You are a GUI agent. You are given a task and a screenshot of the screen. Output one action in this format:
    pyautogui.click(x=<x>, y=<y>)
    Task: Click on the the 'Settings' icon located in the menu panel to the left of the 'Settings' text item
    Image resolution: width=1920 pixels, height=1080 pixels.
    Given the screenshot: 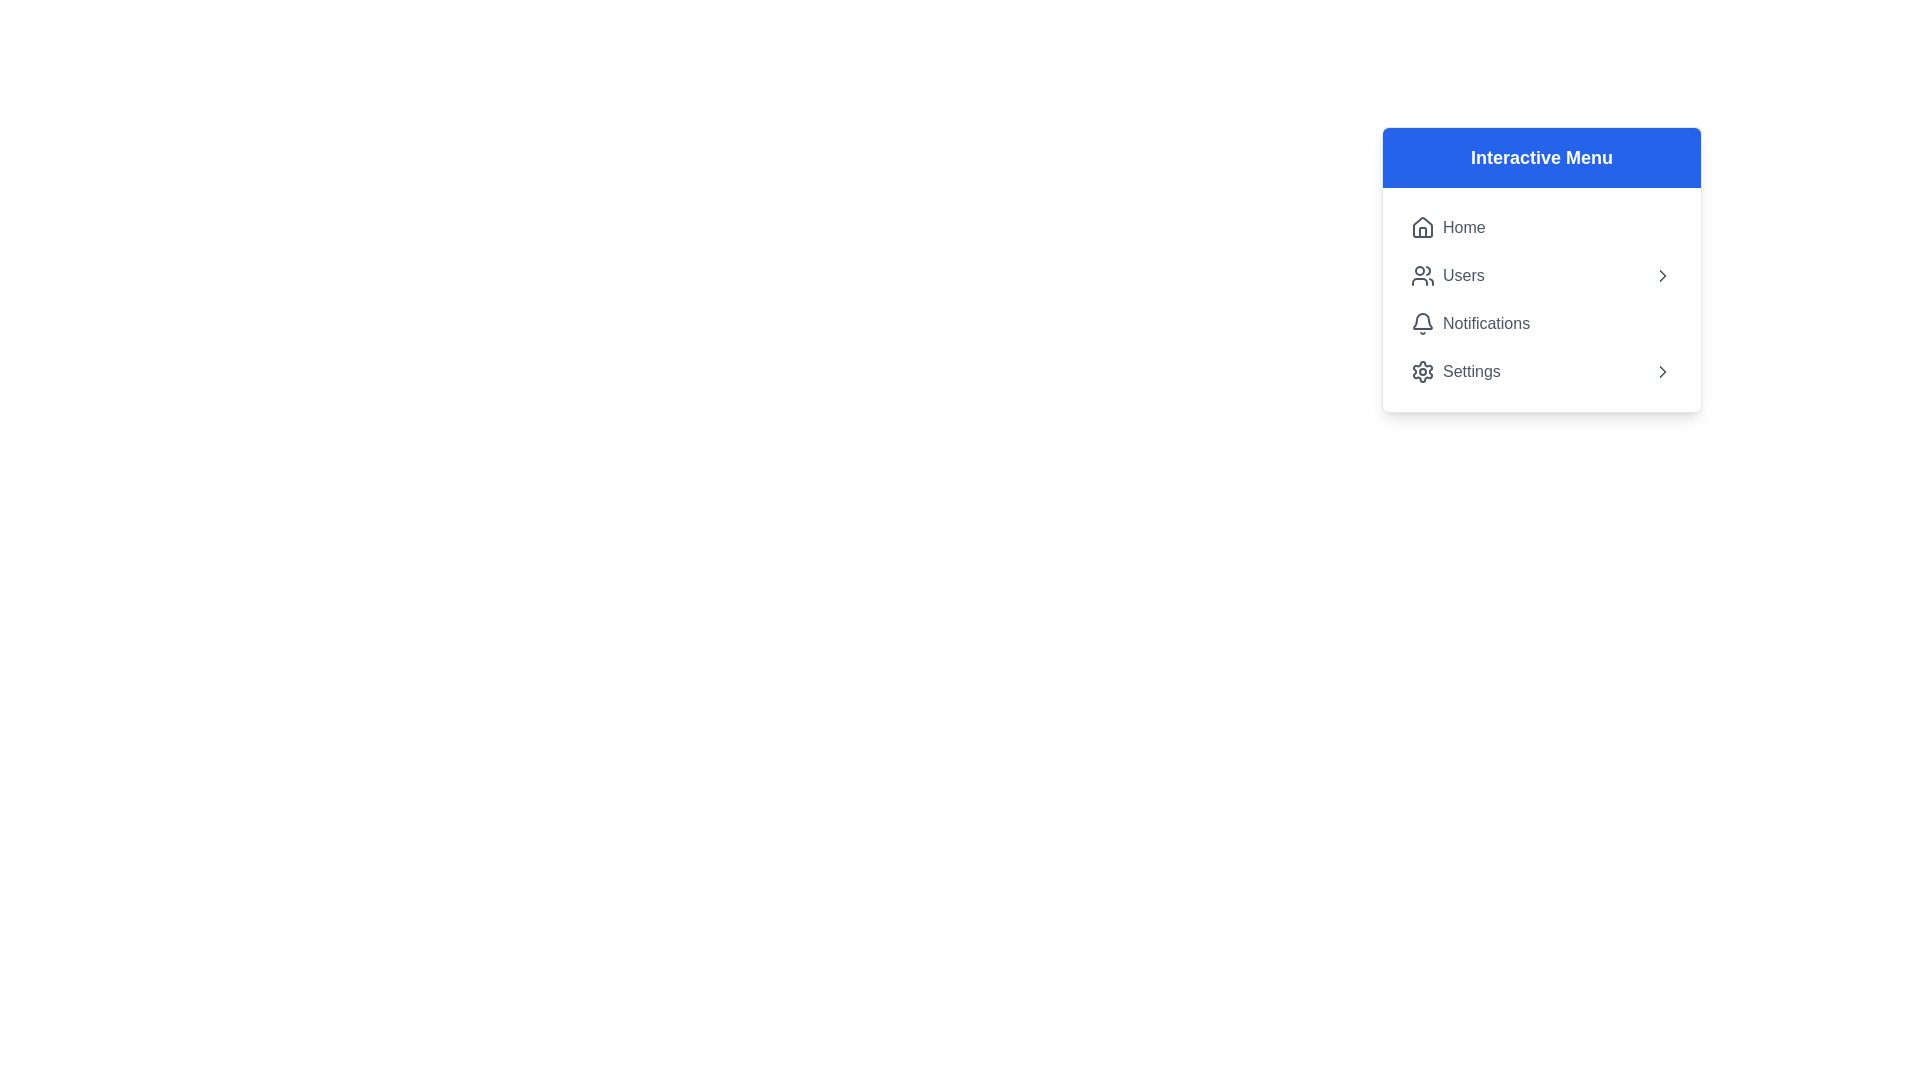 What is the action you would take?
    pyautogui.click(x=1421, y=371)
    